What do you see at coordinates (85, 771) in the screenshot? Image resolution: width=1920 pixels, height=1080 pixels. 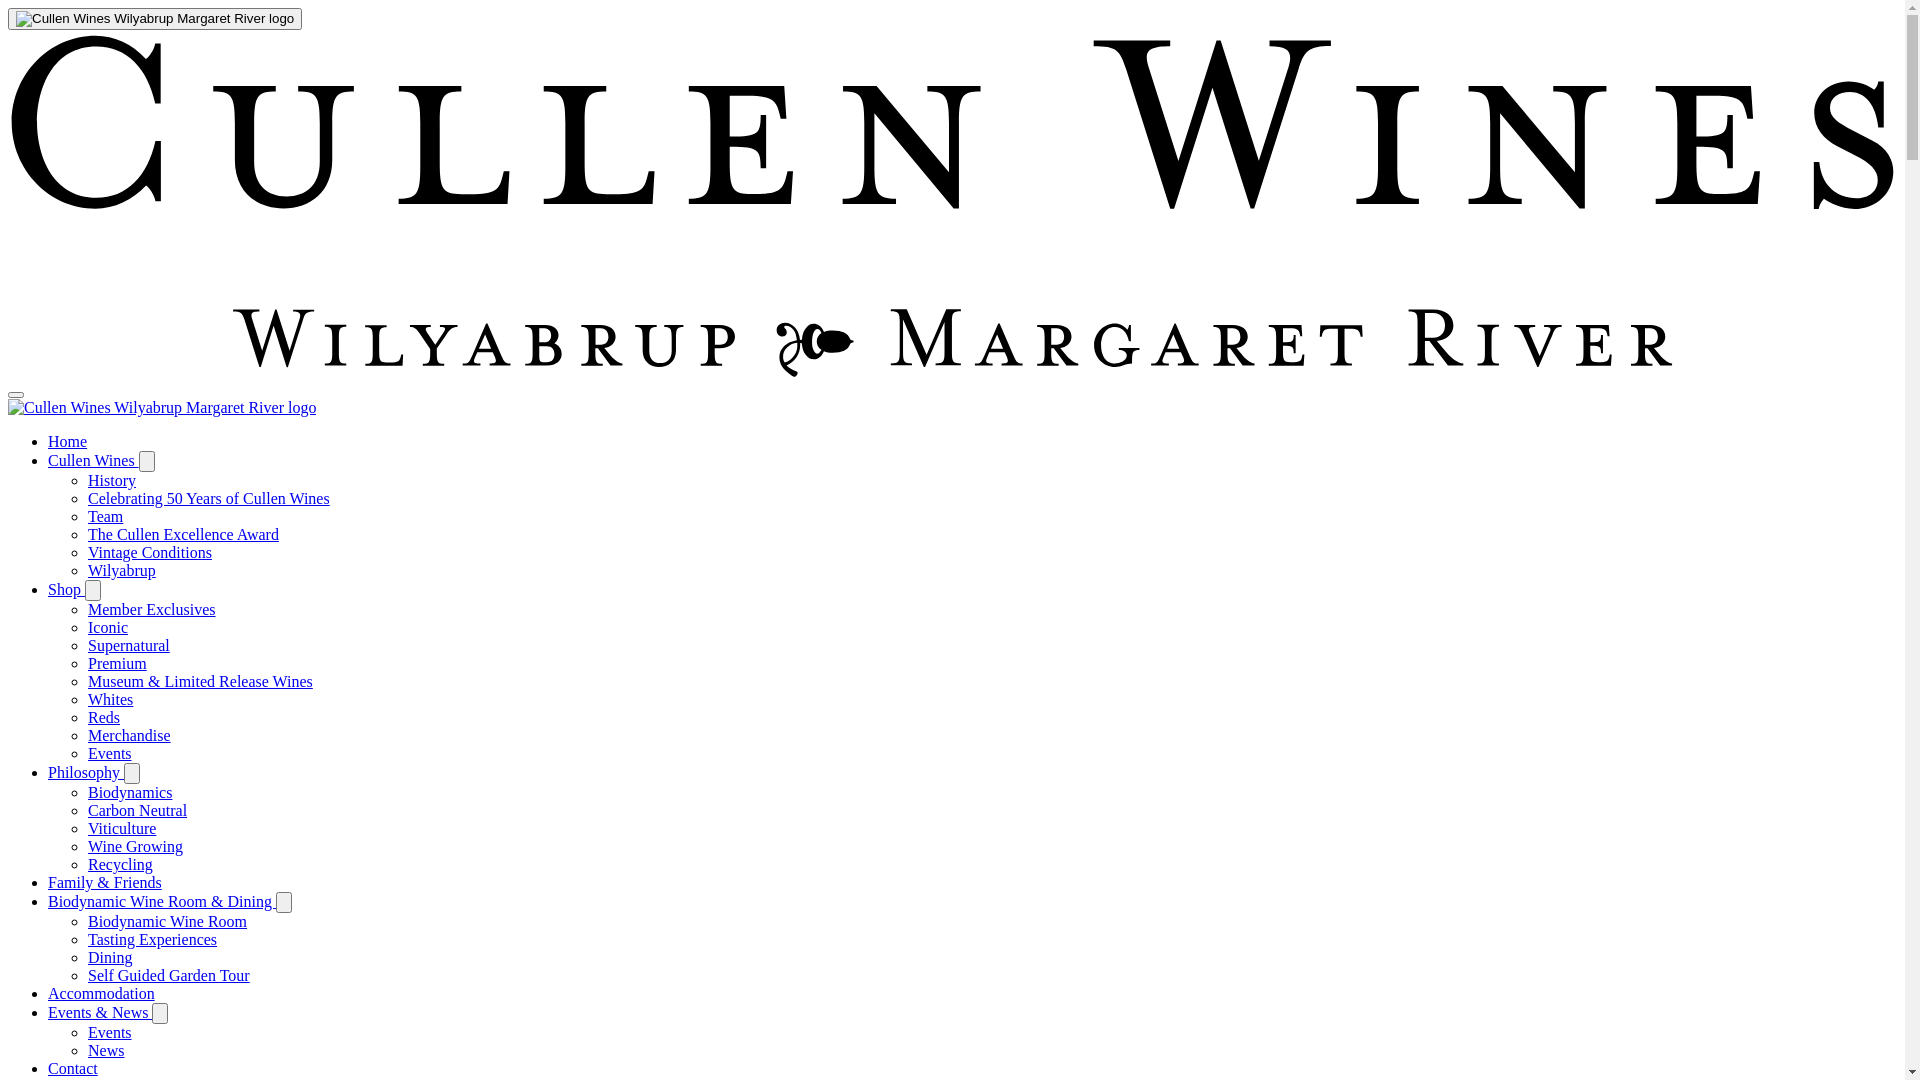 I see `'Philosophy'` at bounding box center [85, 771].